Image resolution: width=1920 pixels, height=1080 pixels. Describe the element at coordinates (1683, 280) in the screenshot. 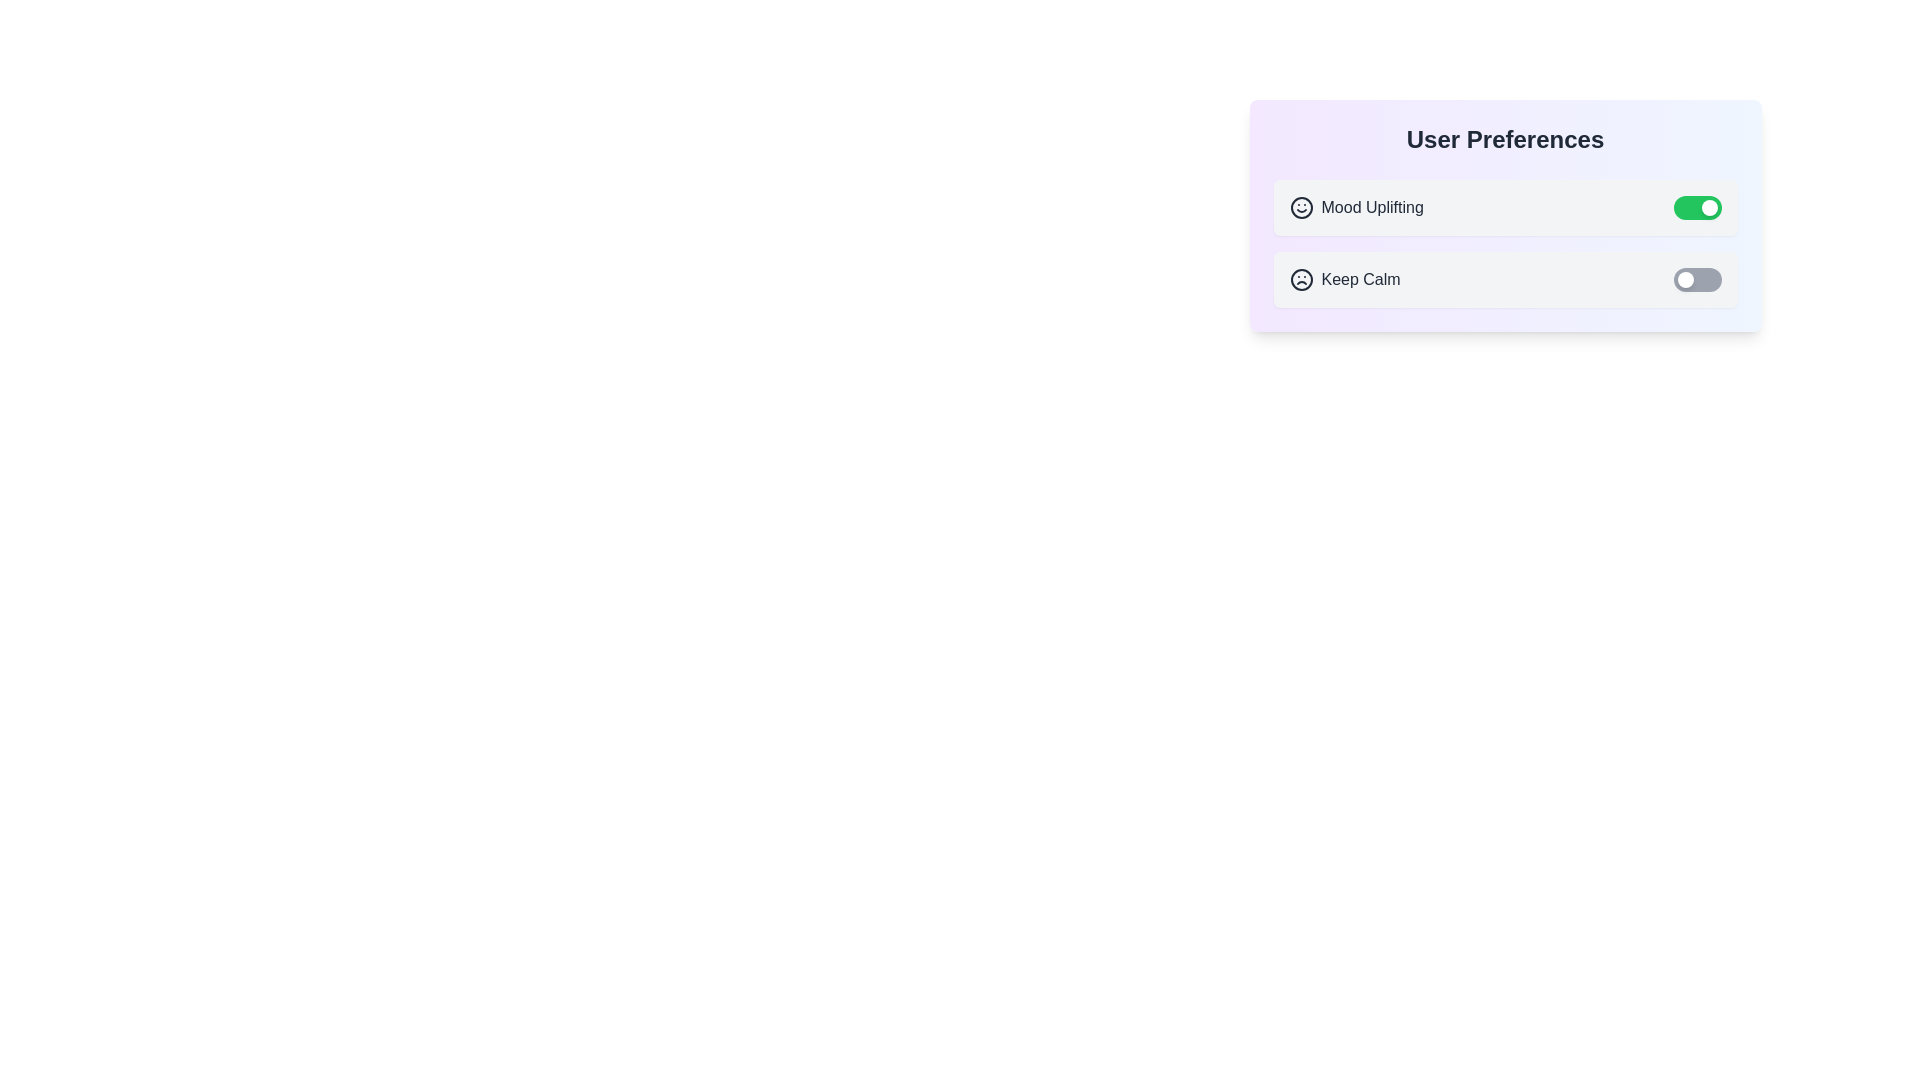

I see `the circular toggle handle of the second toggle switch labeled 'Keep Calm' in the 'User Preferences' section to switch its state` at that location.